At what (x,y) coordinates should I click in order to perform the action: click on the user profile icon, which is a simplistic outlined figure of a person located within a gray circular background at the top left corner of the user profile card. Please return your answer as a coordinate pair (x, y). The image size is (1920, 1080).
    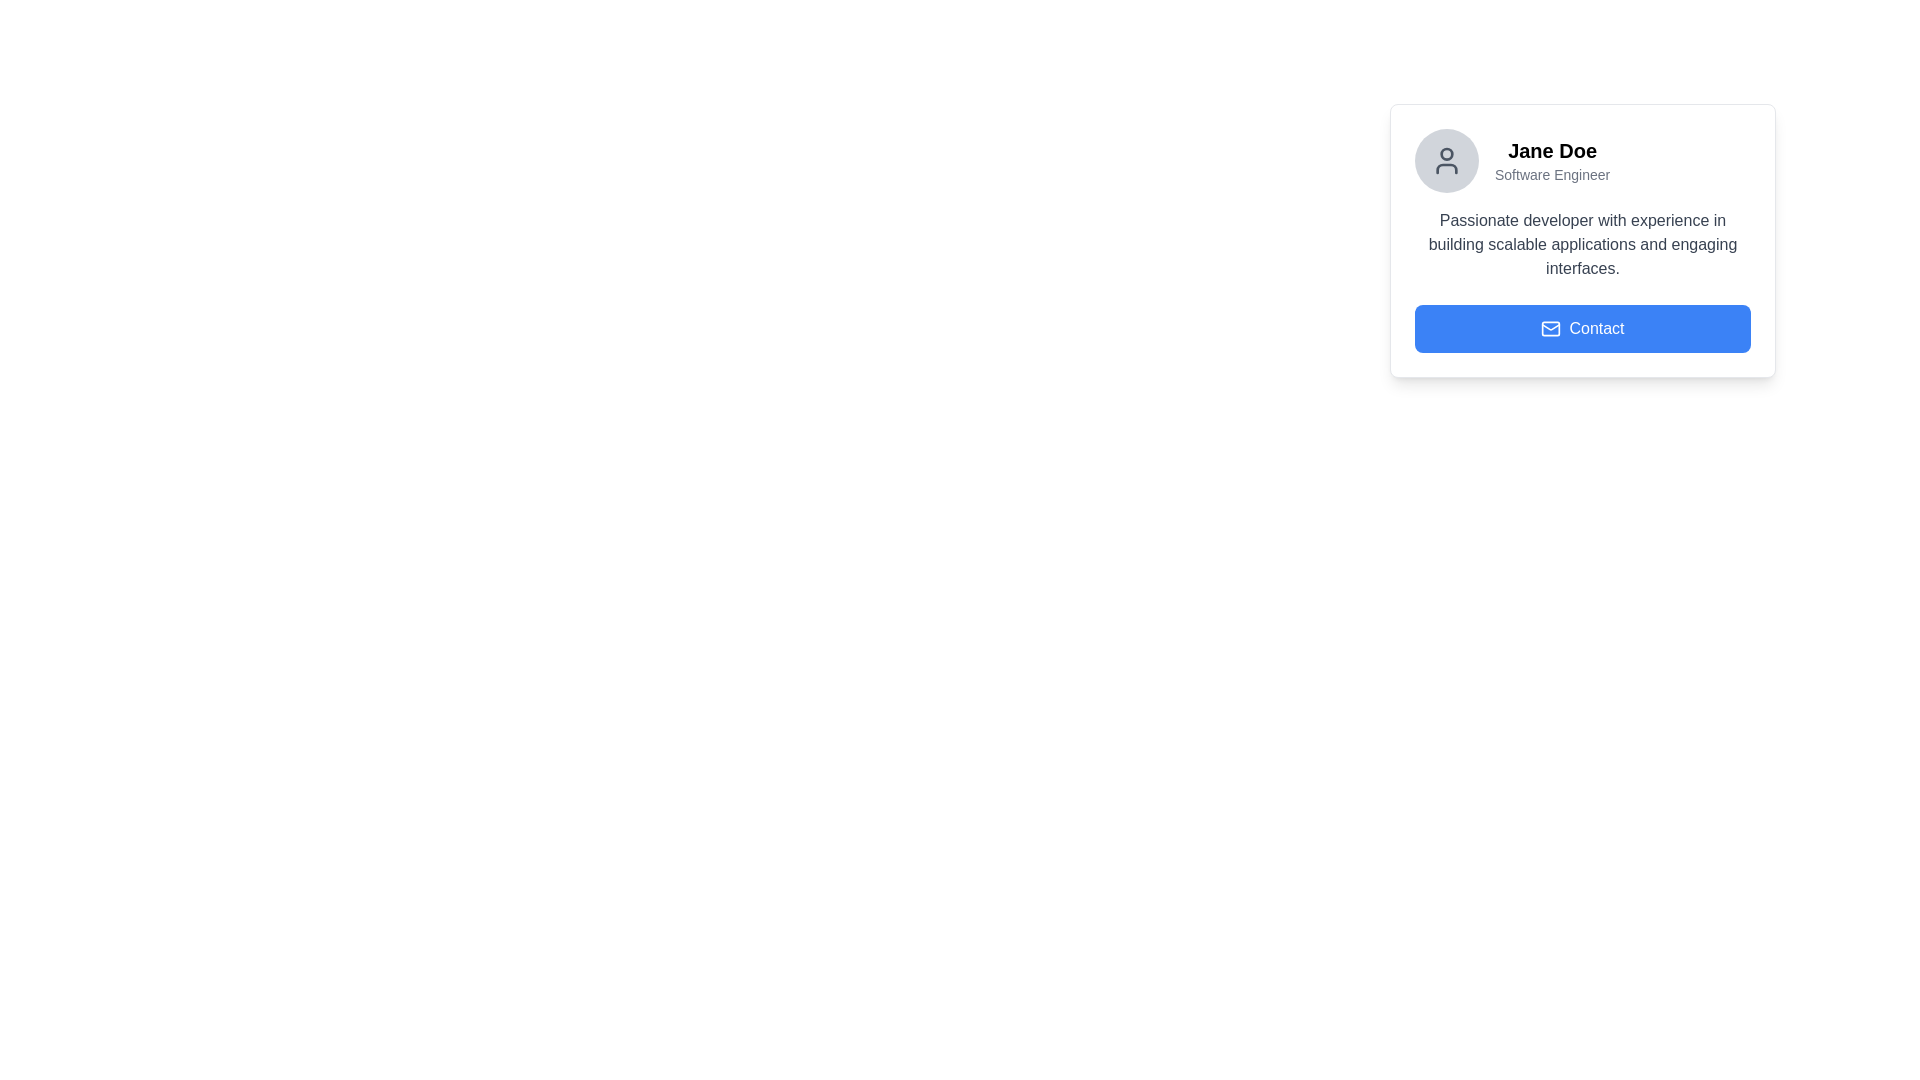
    Looking at the image, I should click on (1446, 160).